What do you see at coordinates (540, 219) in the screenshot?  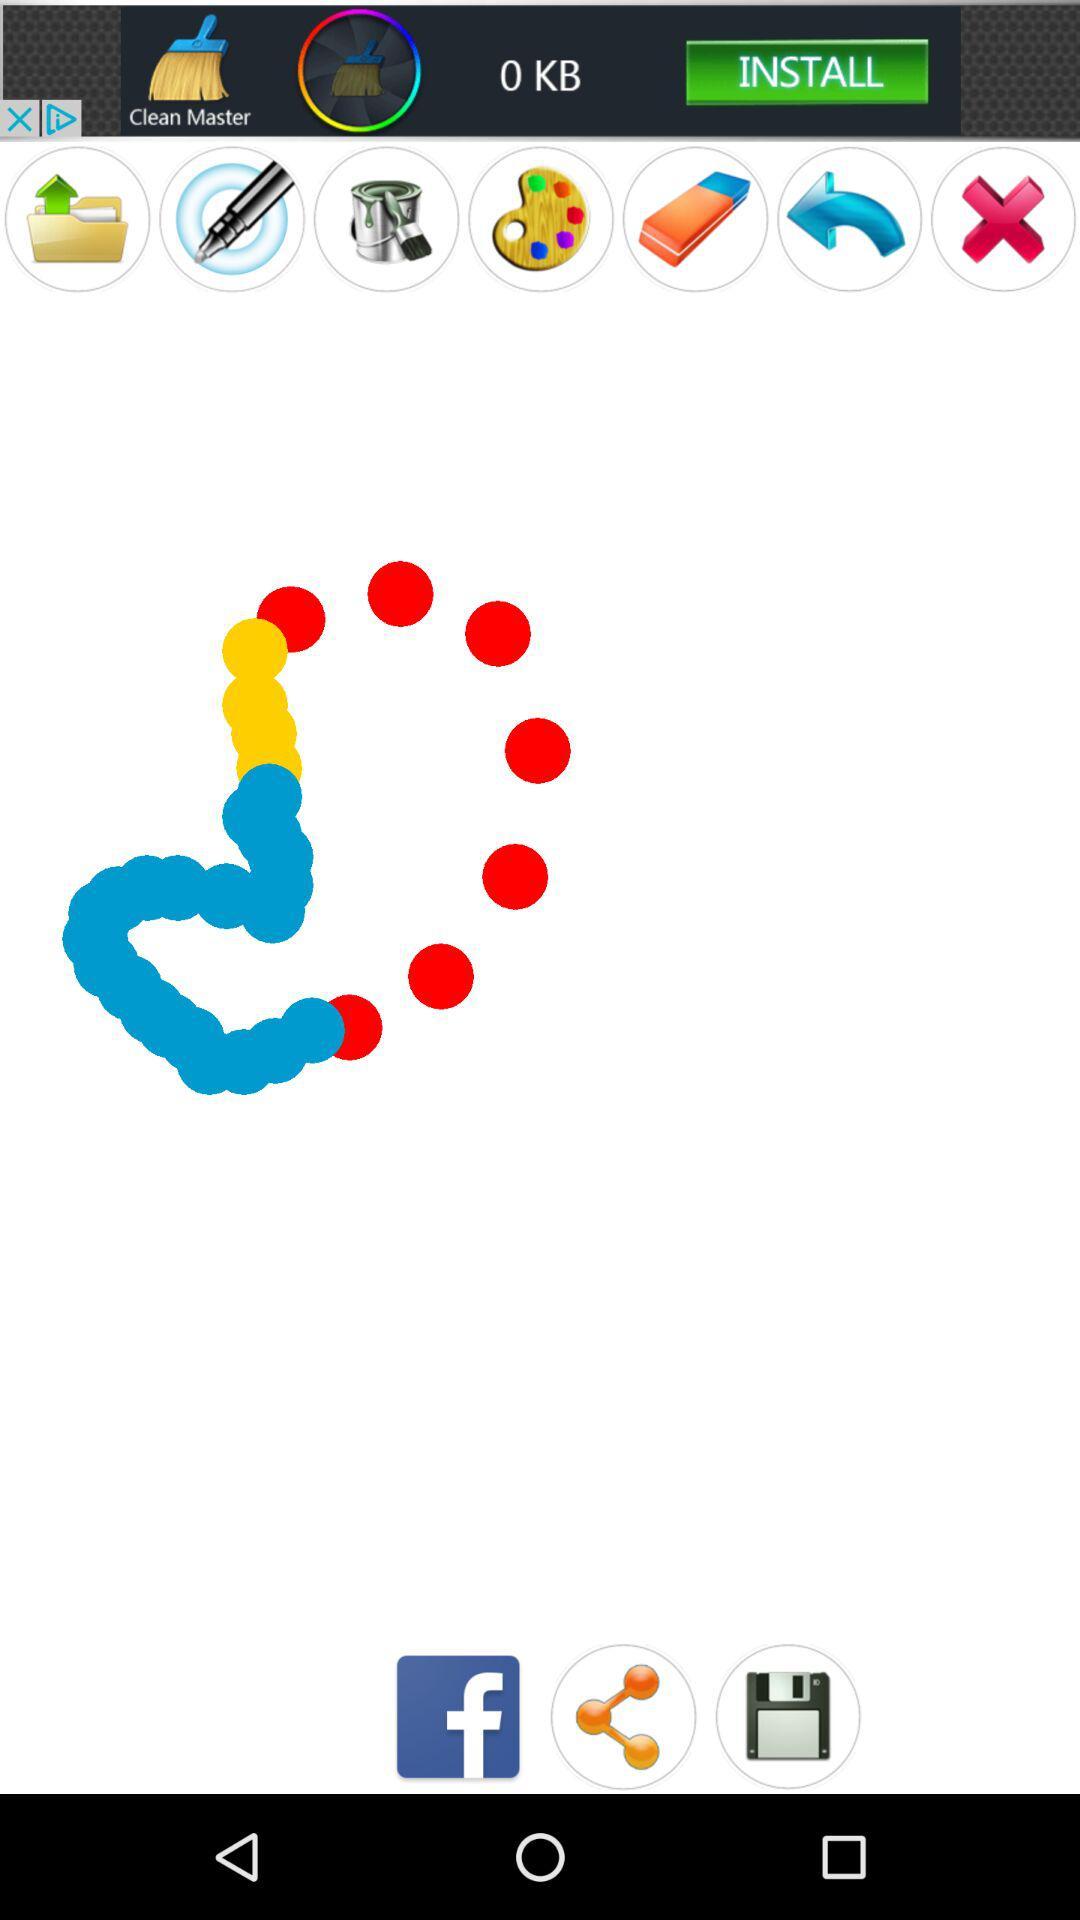 I see `painting` at bounding box center [540, 219].